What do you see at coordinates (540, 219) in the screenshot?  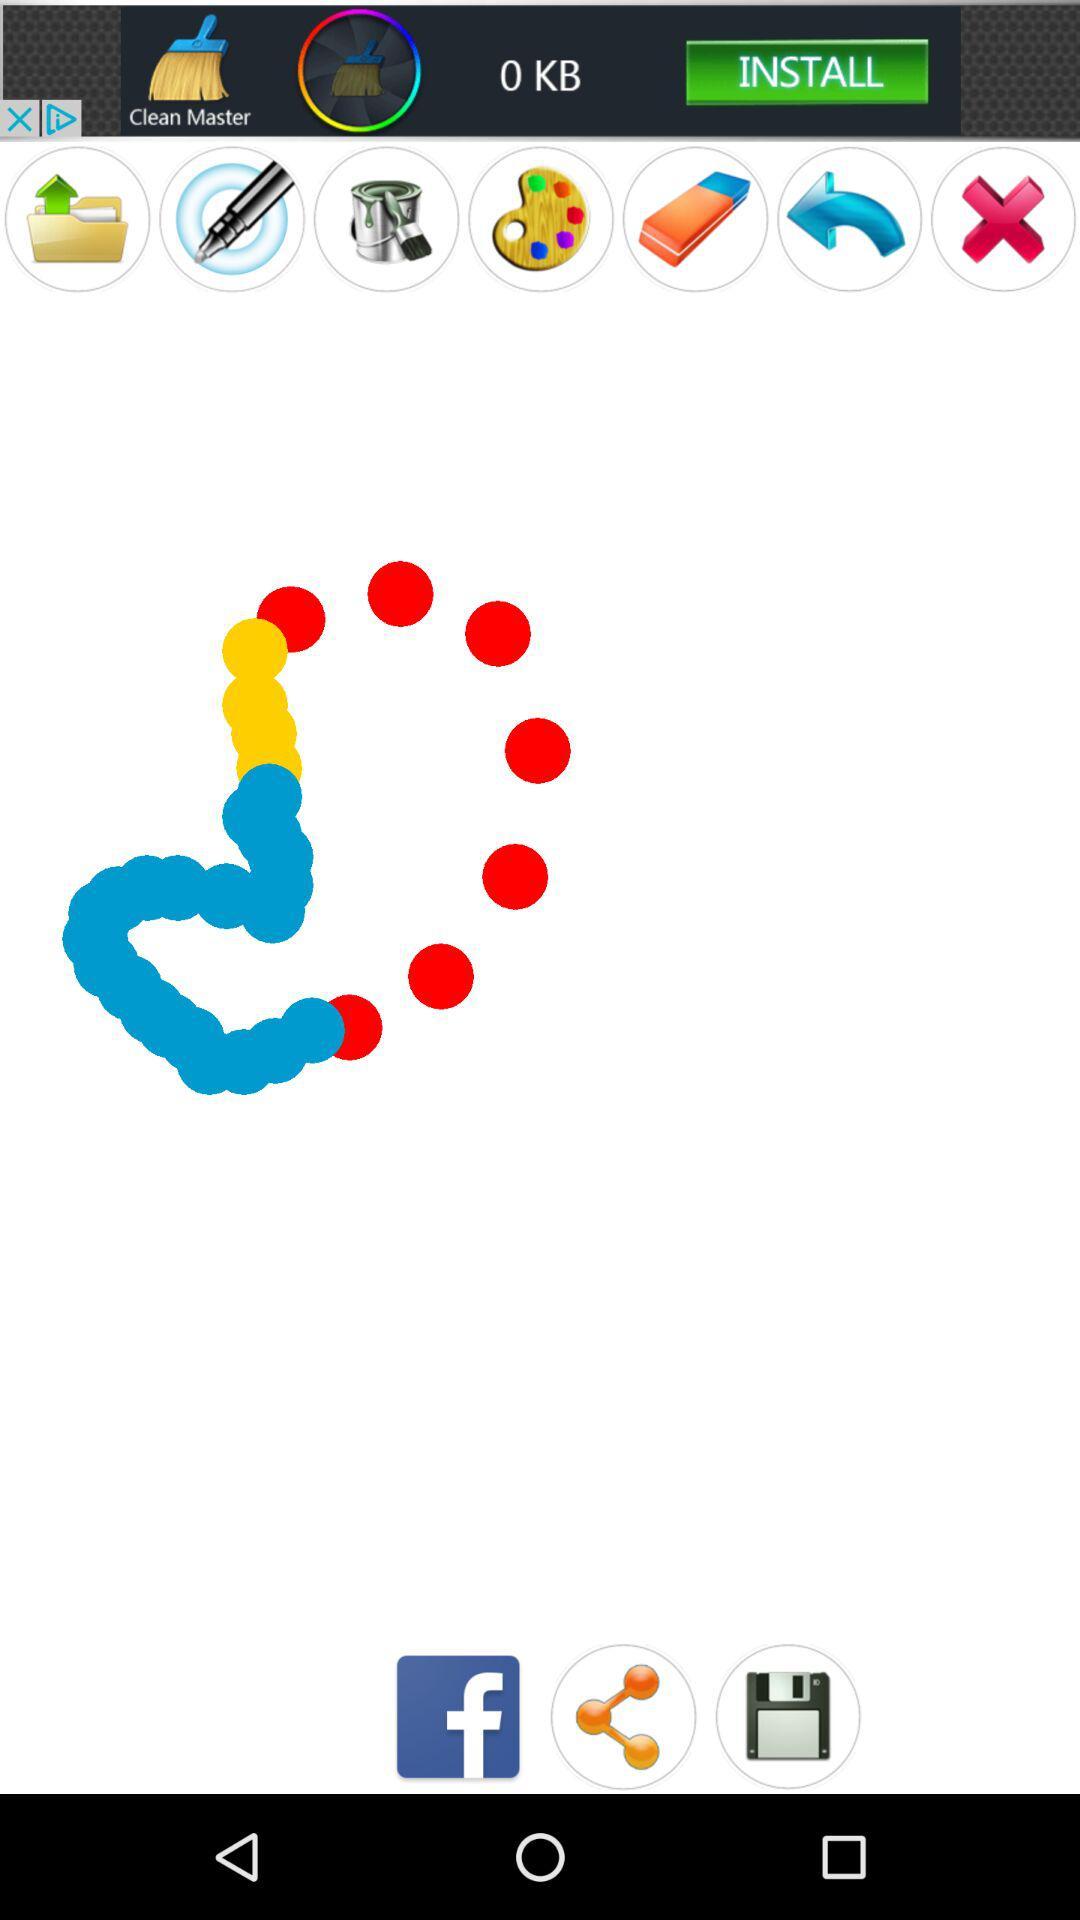 I see `painting` at bounding box center [540, 219].